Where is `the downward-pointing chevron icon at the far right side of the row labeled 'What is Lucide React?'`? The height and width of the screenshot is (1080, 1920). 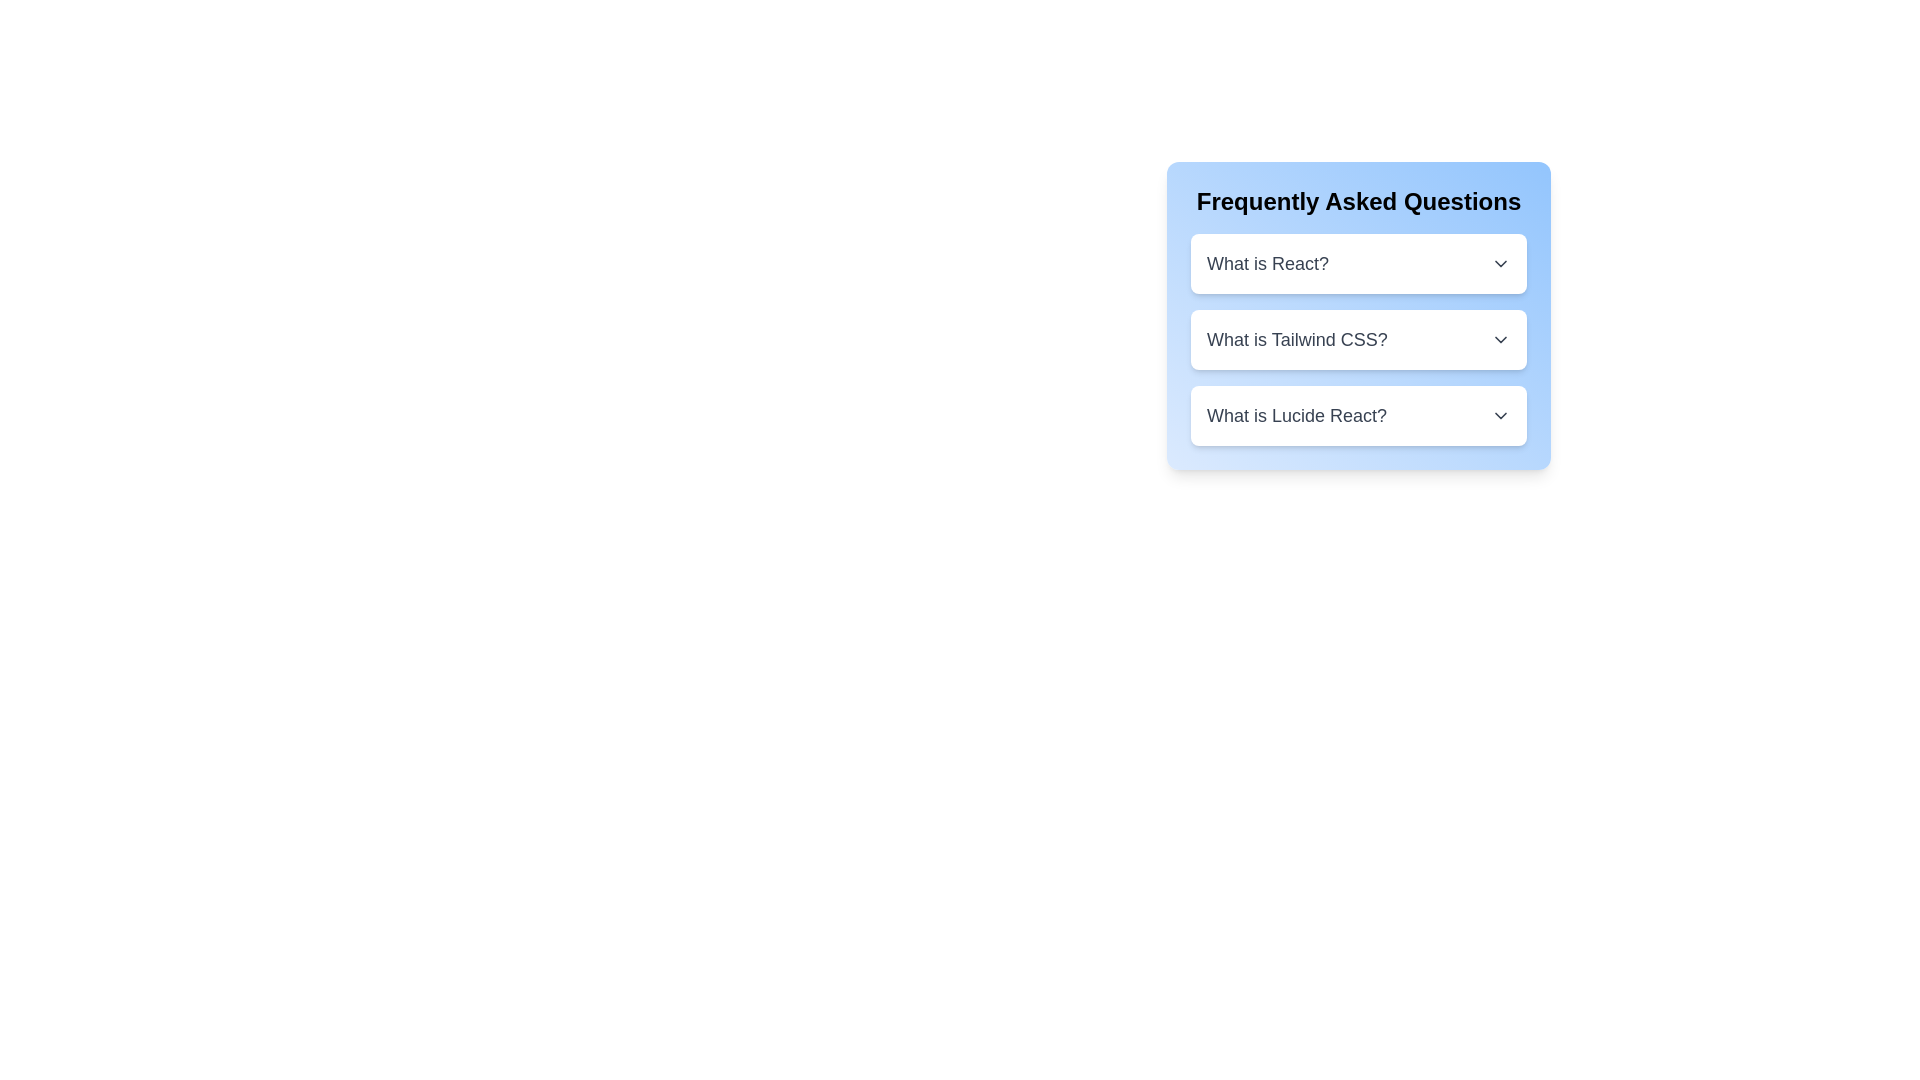
the downward-pointing chevron icon at the far right side of the row labeled 'What is Lucide React?' is located at coordinates (1501, 415).